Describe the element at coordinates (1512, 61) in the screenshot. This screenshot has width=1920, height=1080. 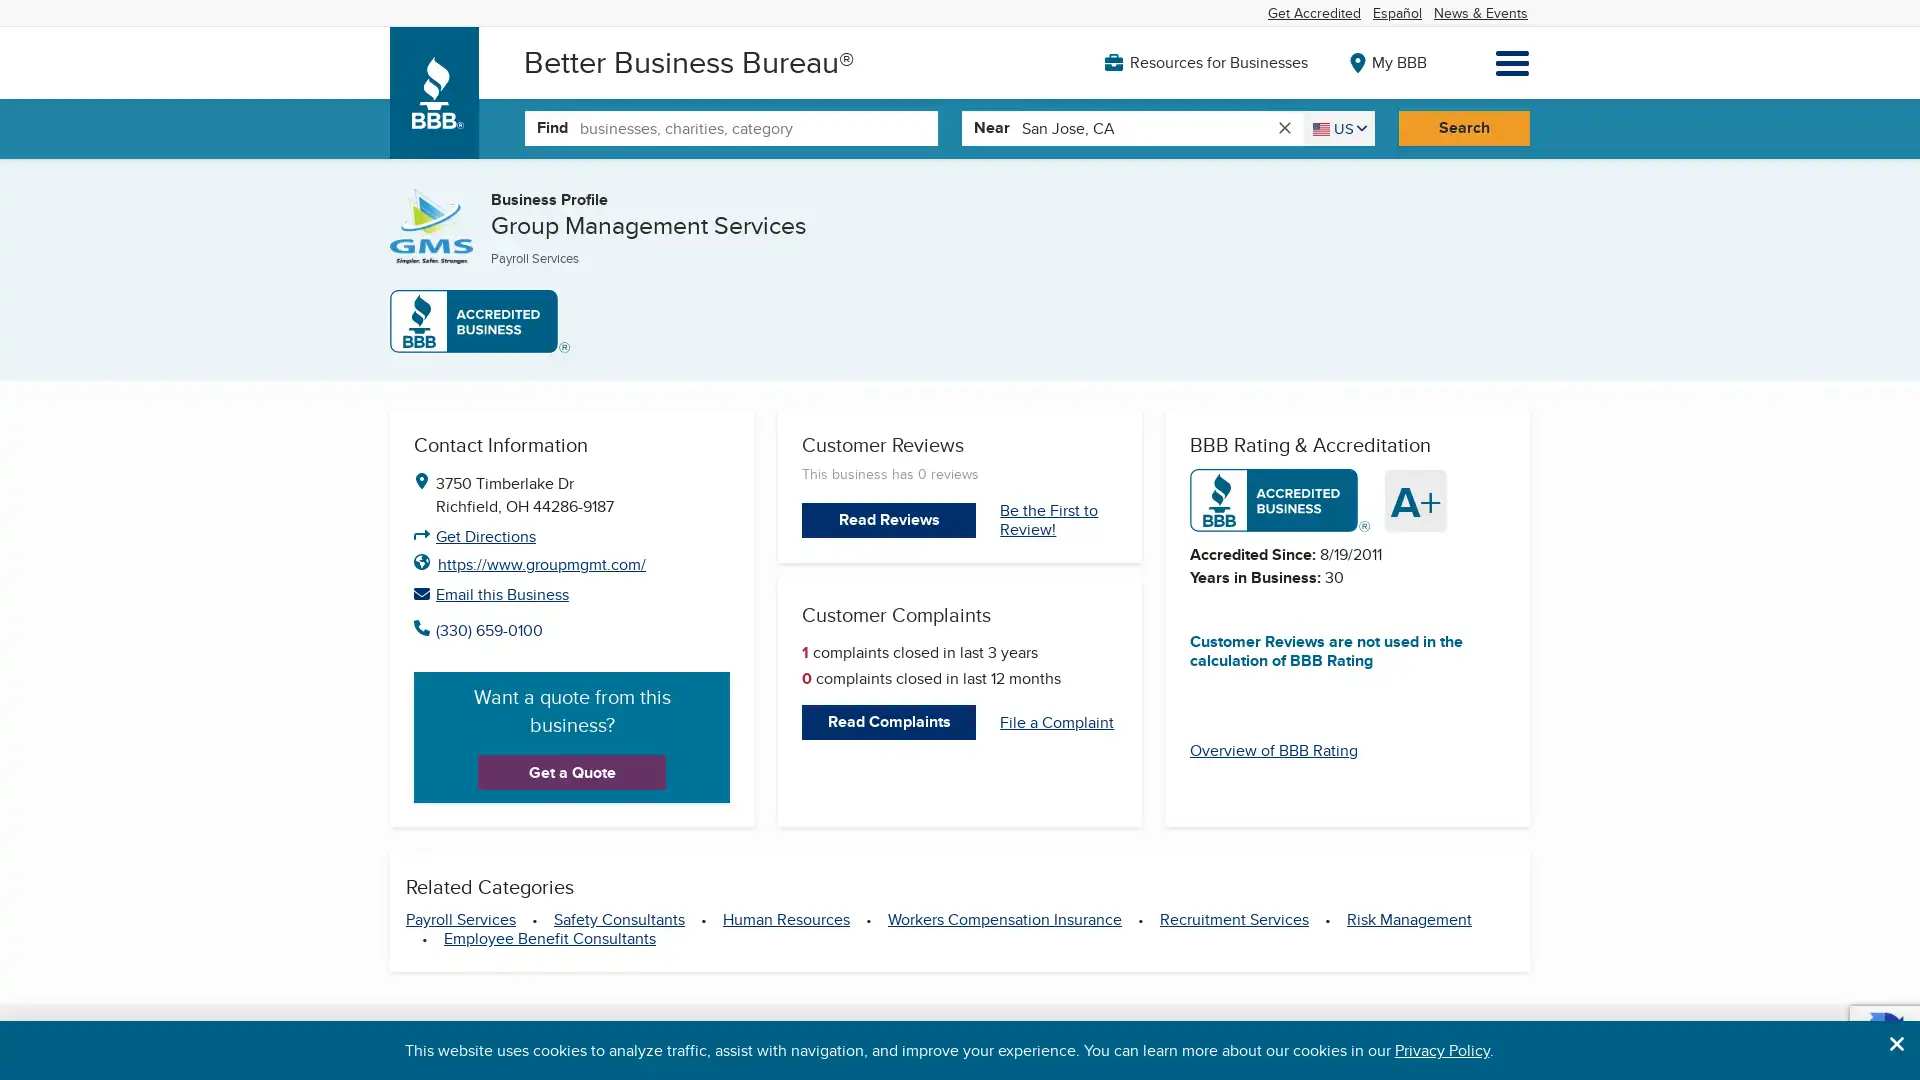
I see `Menu` at that location.